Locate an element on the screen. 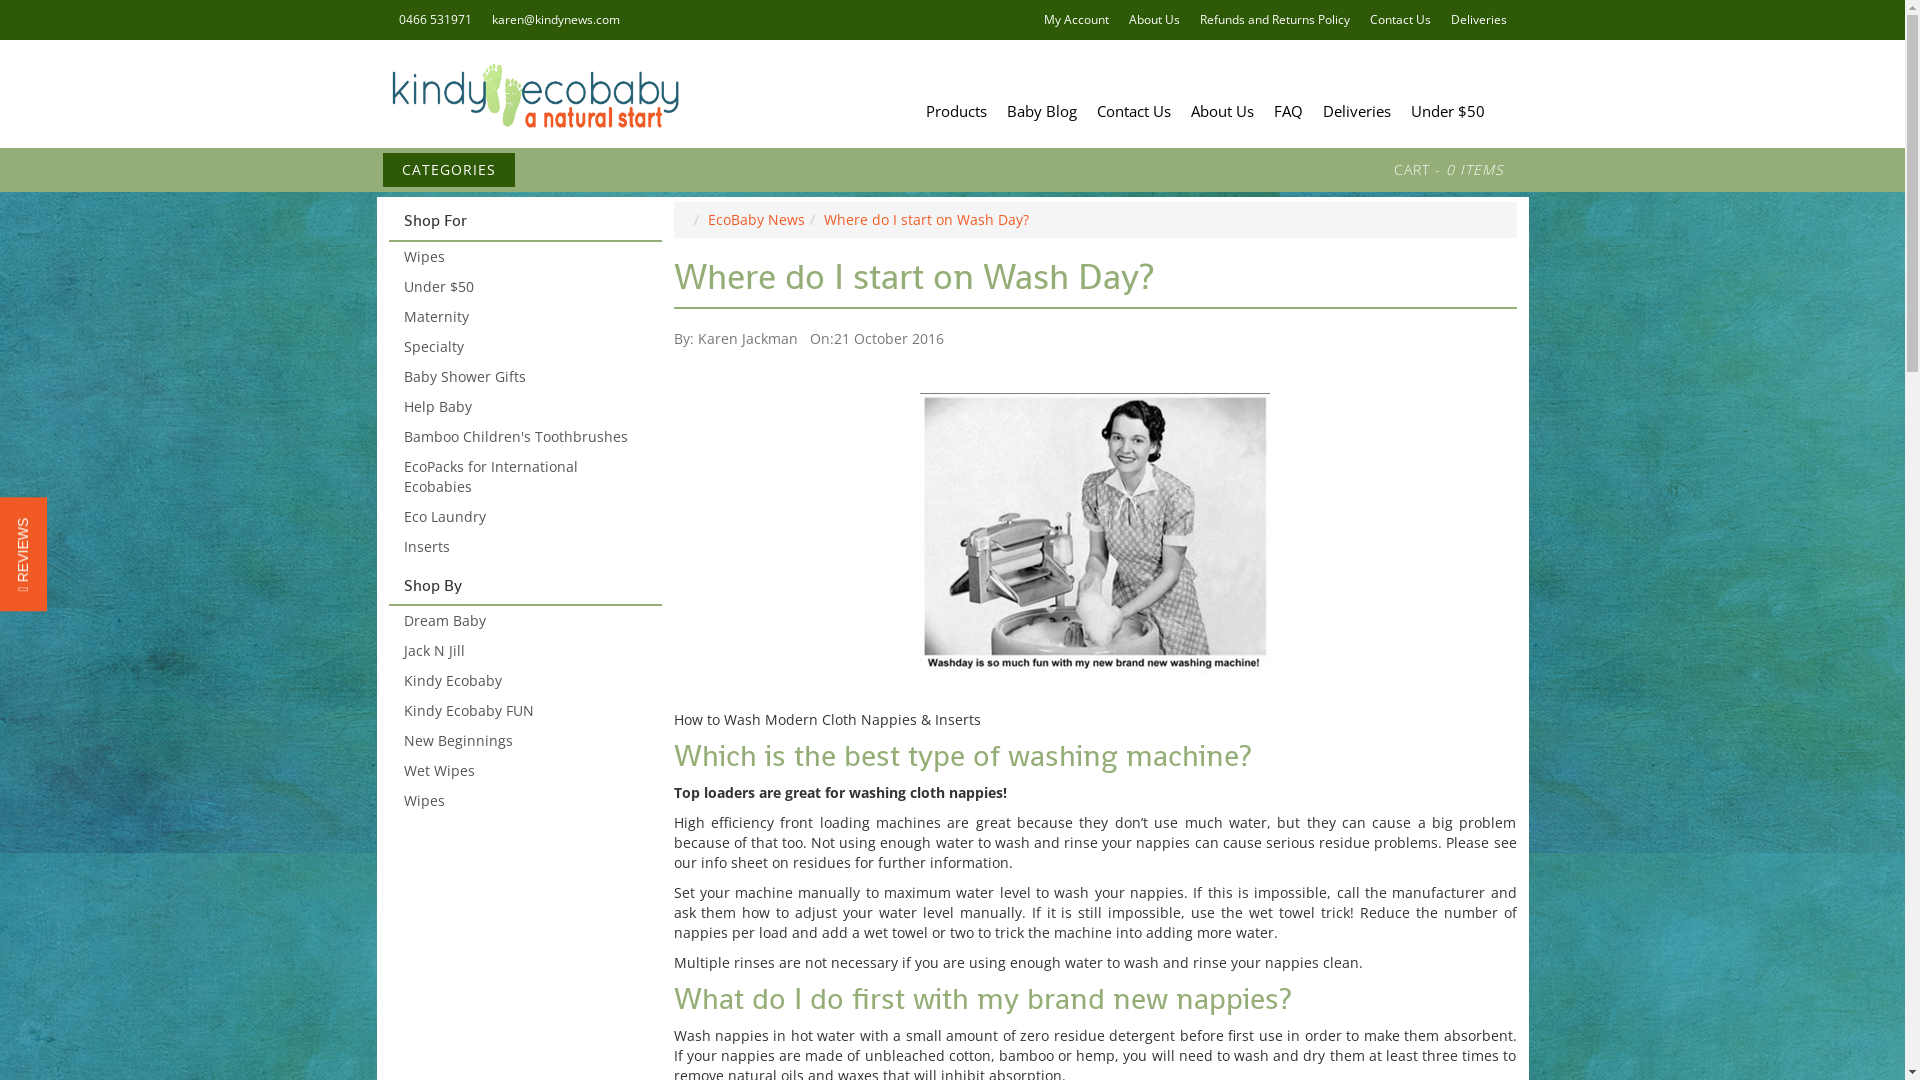  'CART - 0 ITEMS' is located at coordinates (1448, 168).